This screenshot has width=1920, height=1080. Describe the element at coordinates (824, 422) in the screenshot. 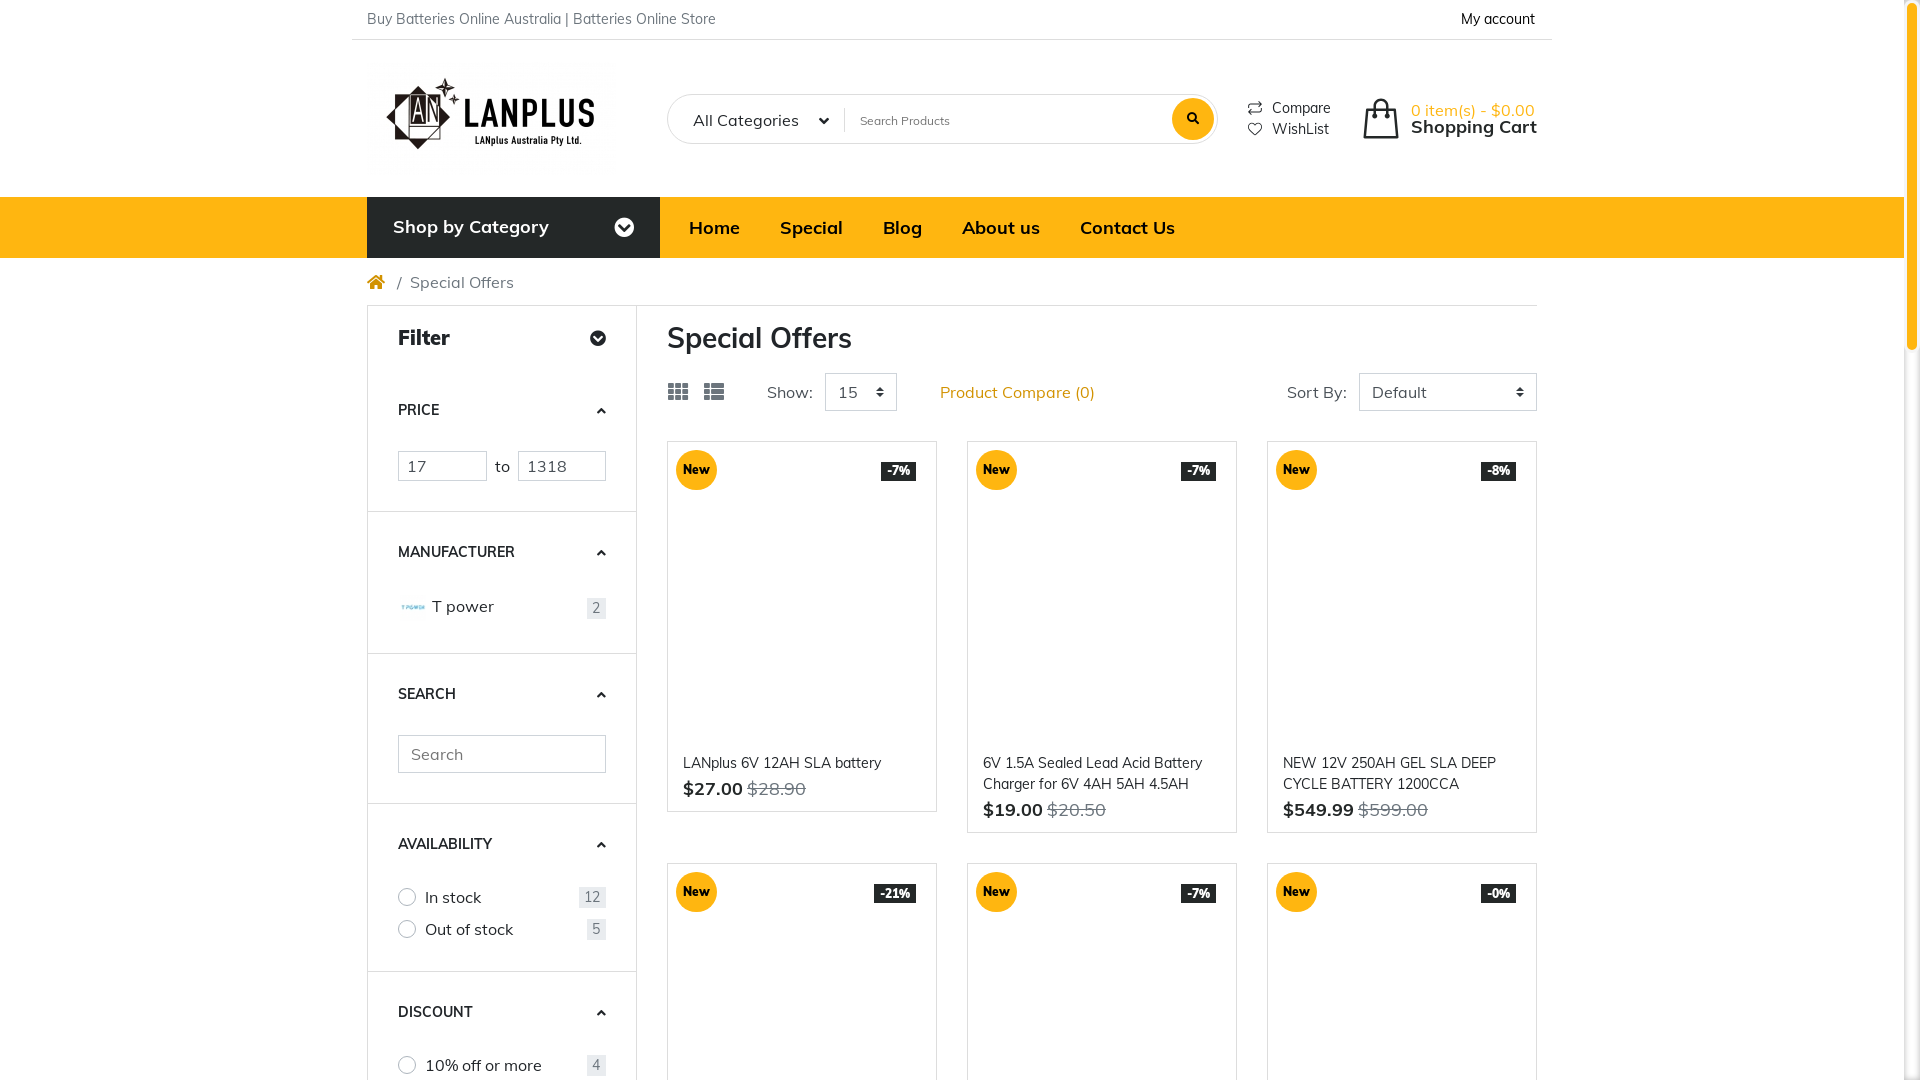

I see `'Quick view'` at that location.